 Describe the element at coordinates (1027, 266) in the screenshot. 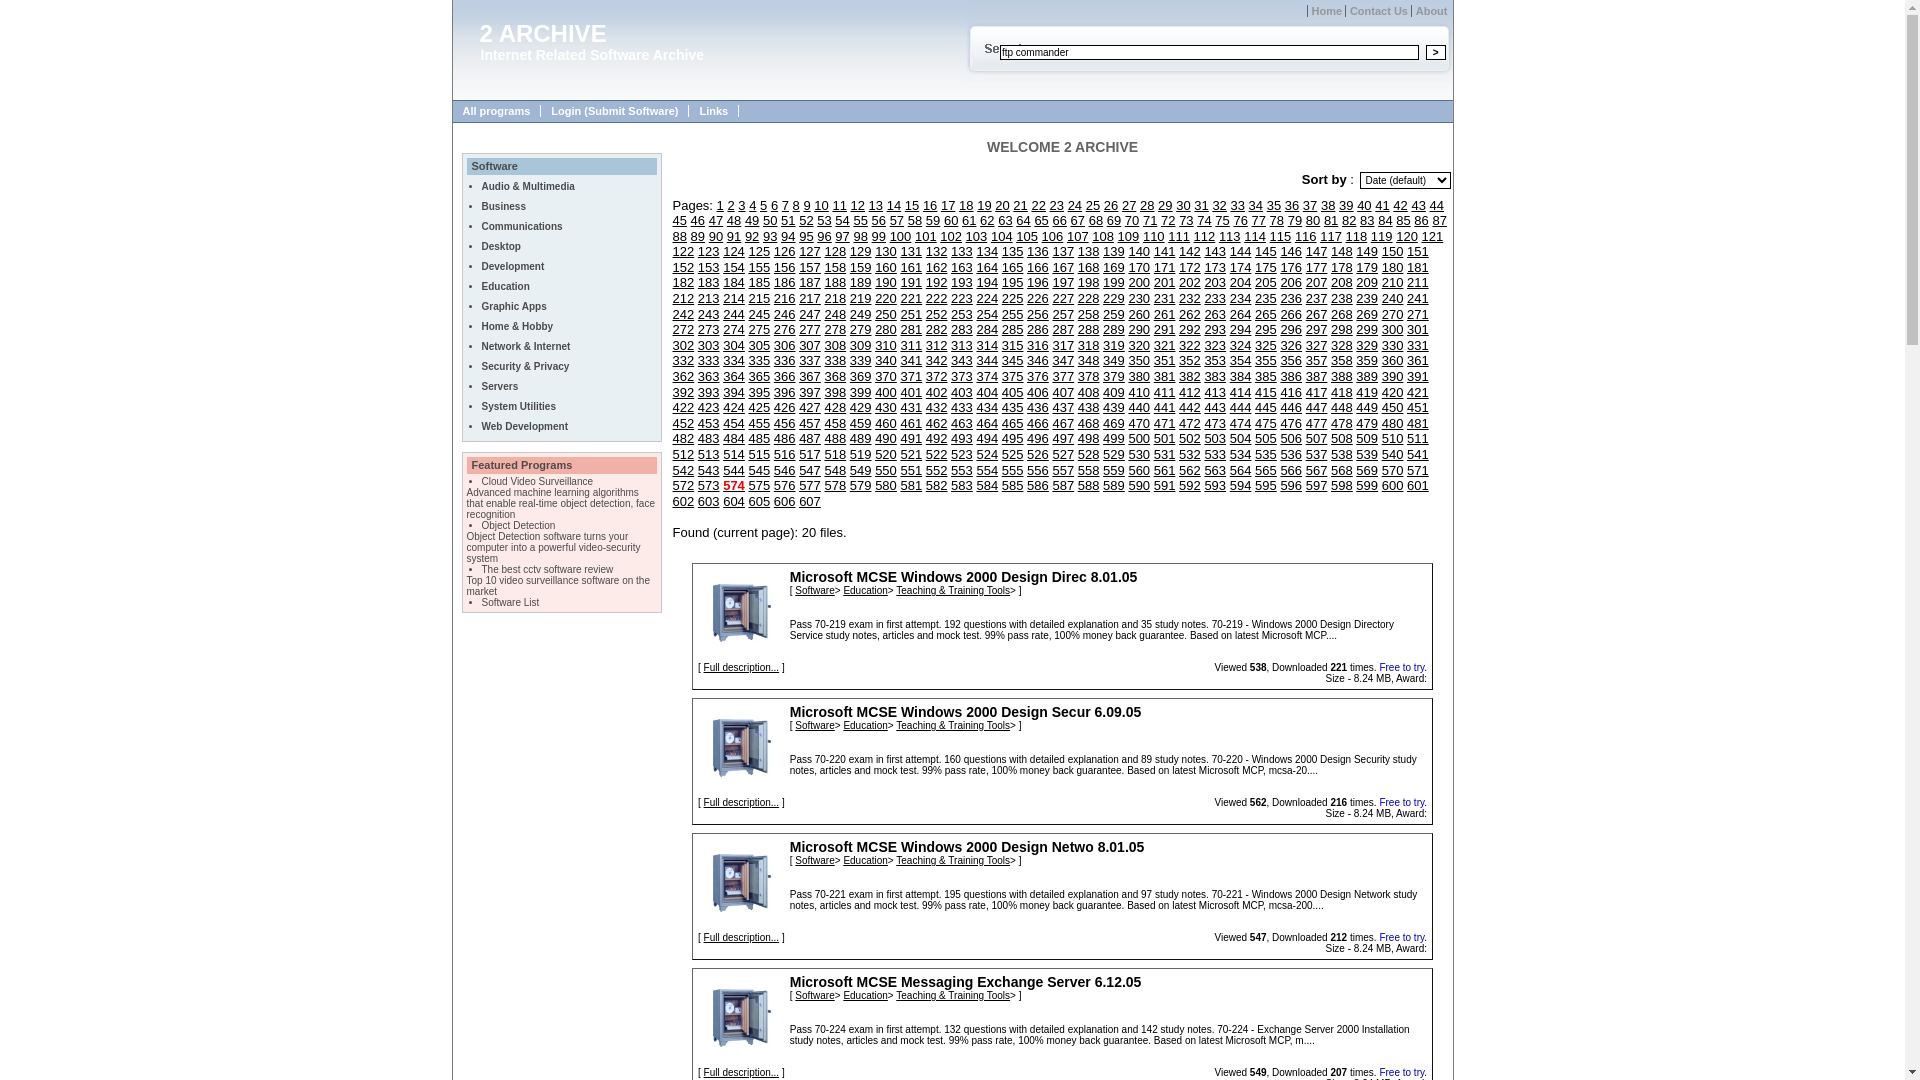

I see `'166'` at that location.